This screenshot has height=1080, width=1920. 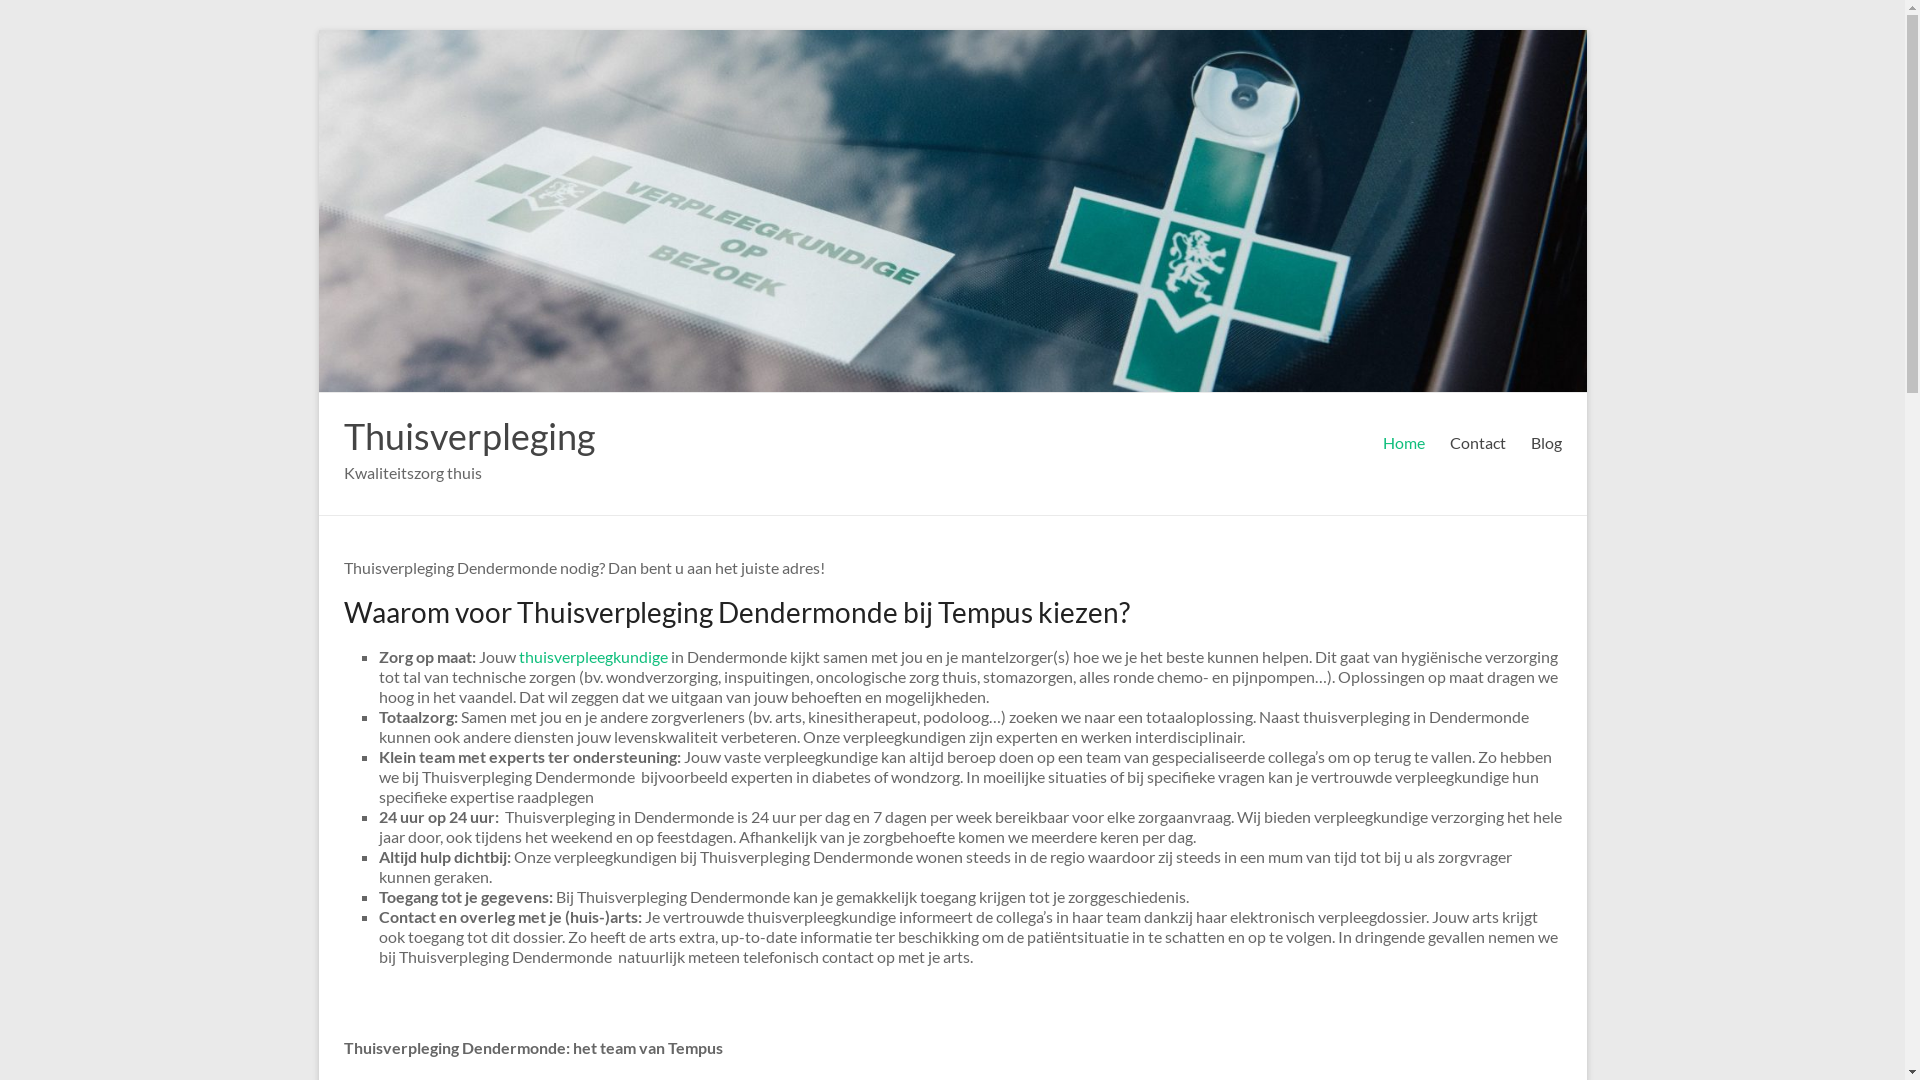 I want to click on 'Blog', so click(x=1529, y=442).